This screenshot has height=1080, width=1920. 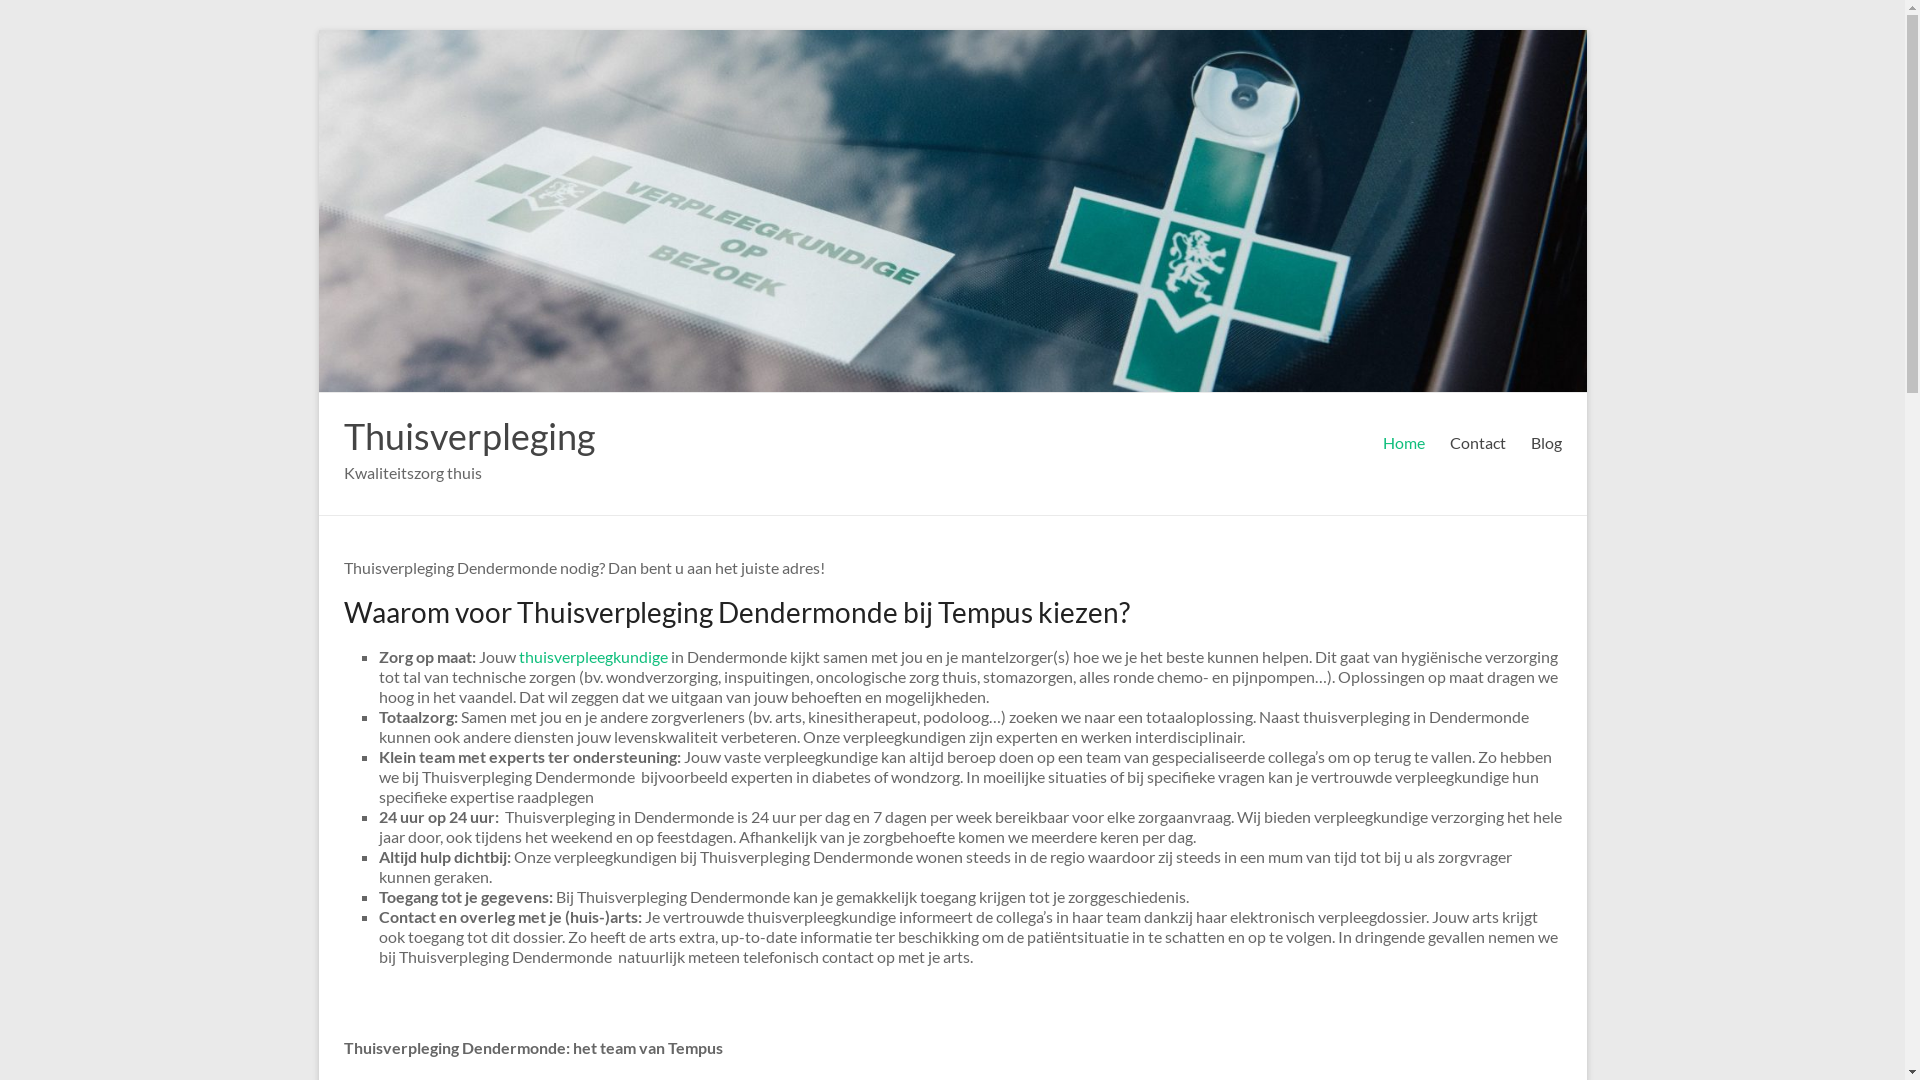 I want to click on 'Blog', so click(x=1529, y=442).